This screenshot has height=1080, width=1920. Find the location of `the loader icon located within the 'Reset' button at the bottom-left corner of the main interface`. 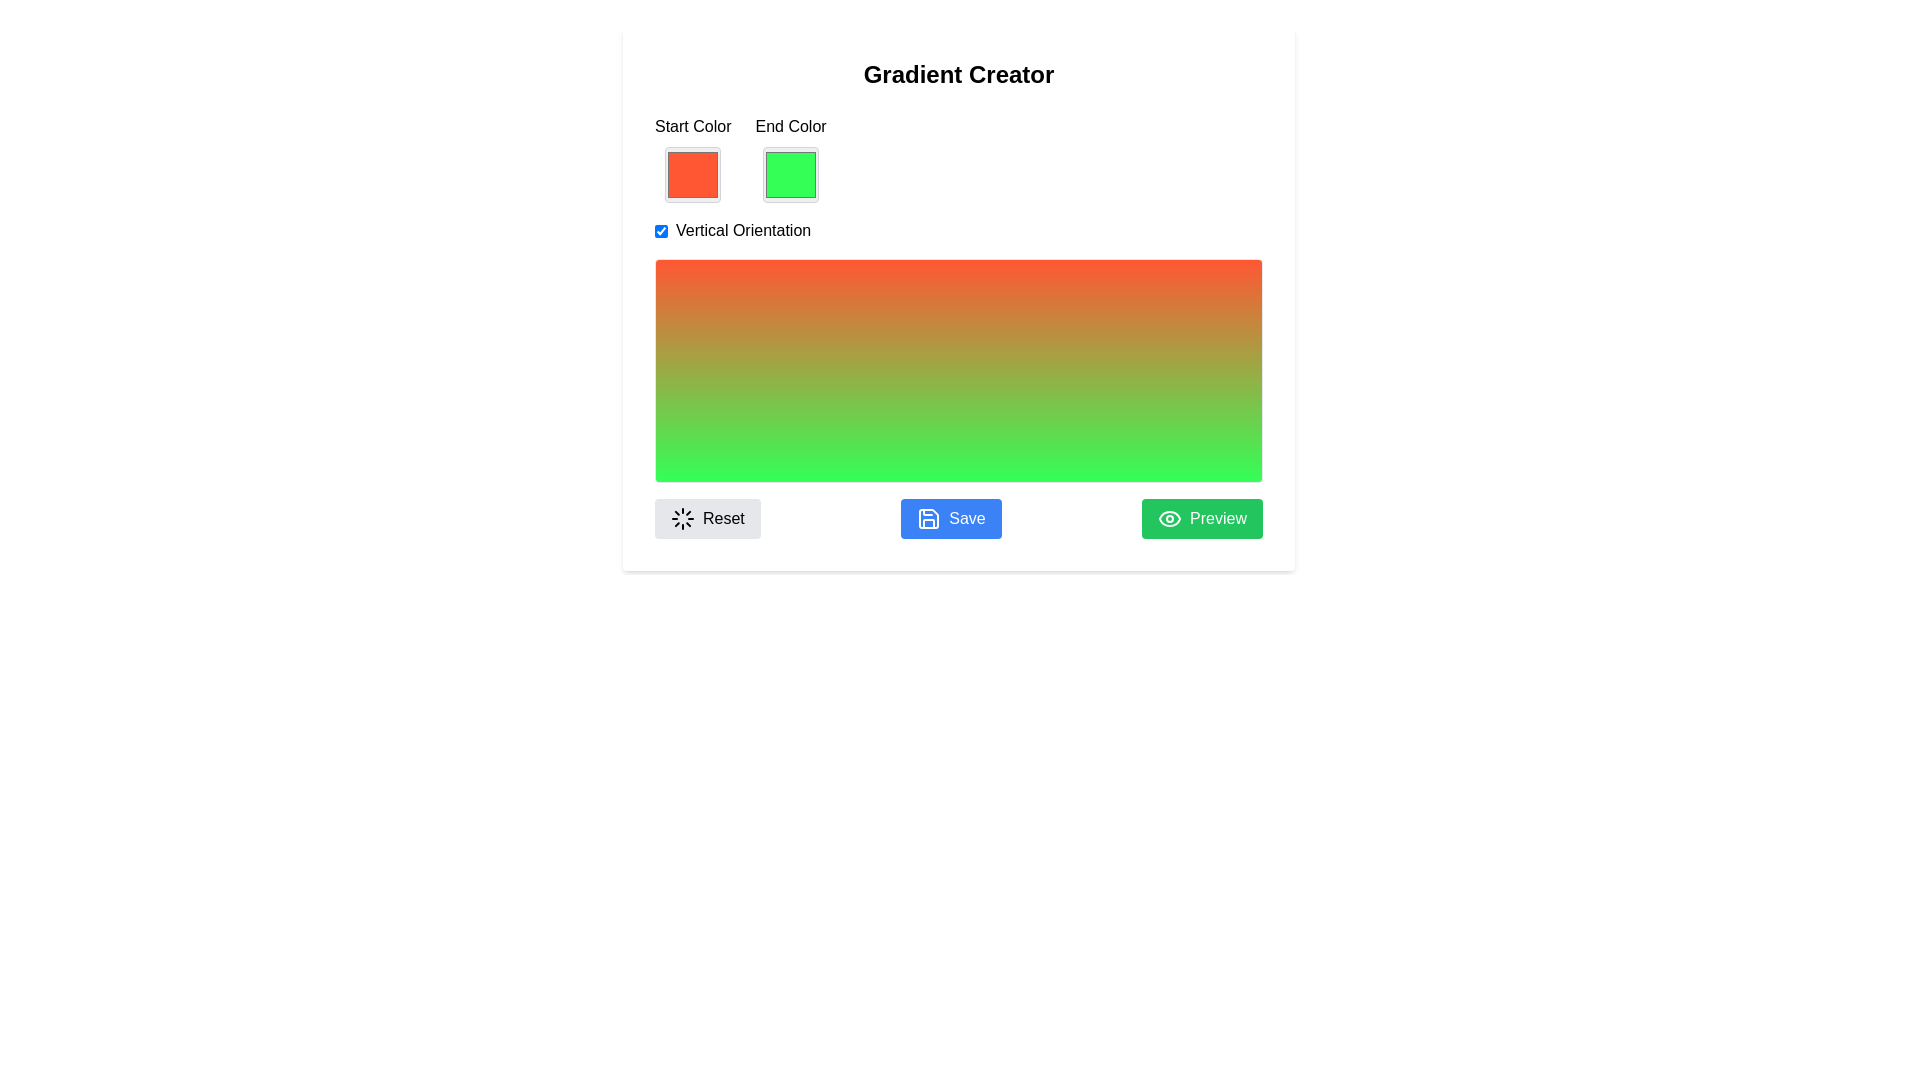

the loader icon located within the 'Reset' button at the bottom-left corner of the main interface is located at coordinates (682, 518).